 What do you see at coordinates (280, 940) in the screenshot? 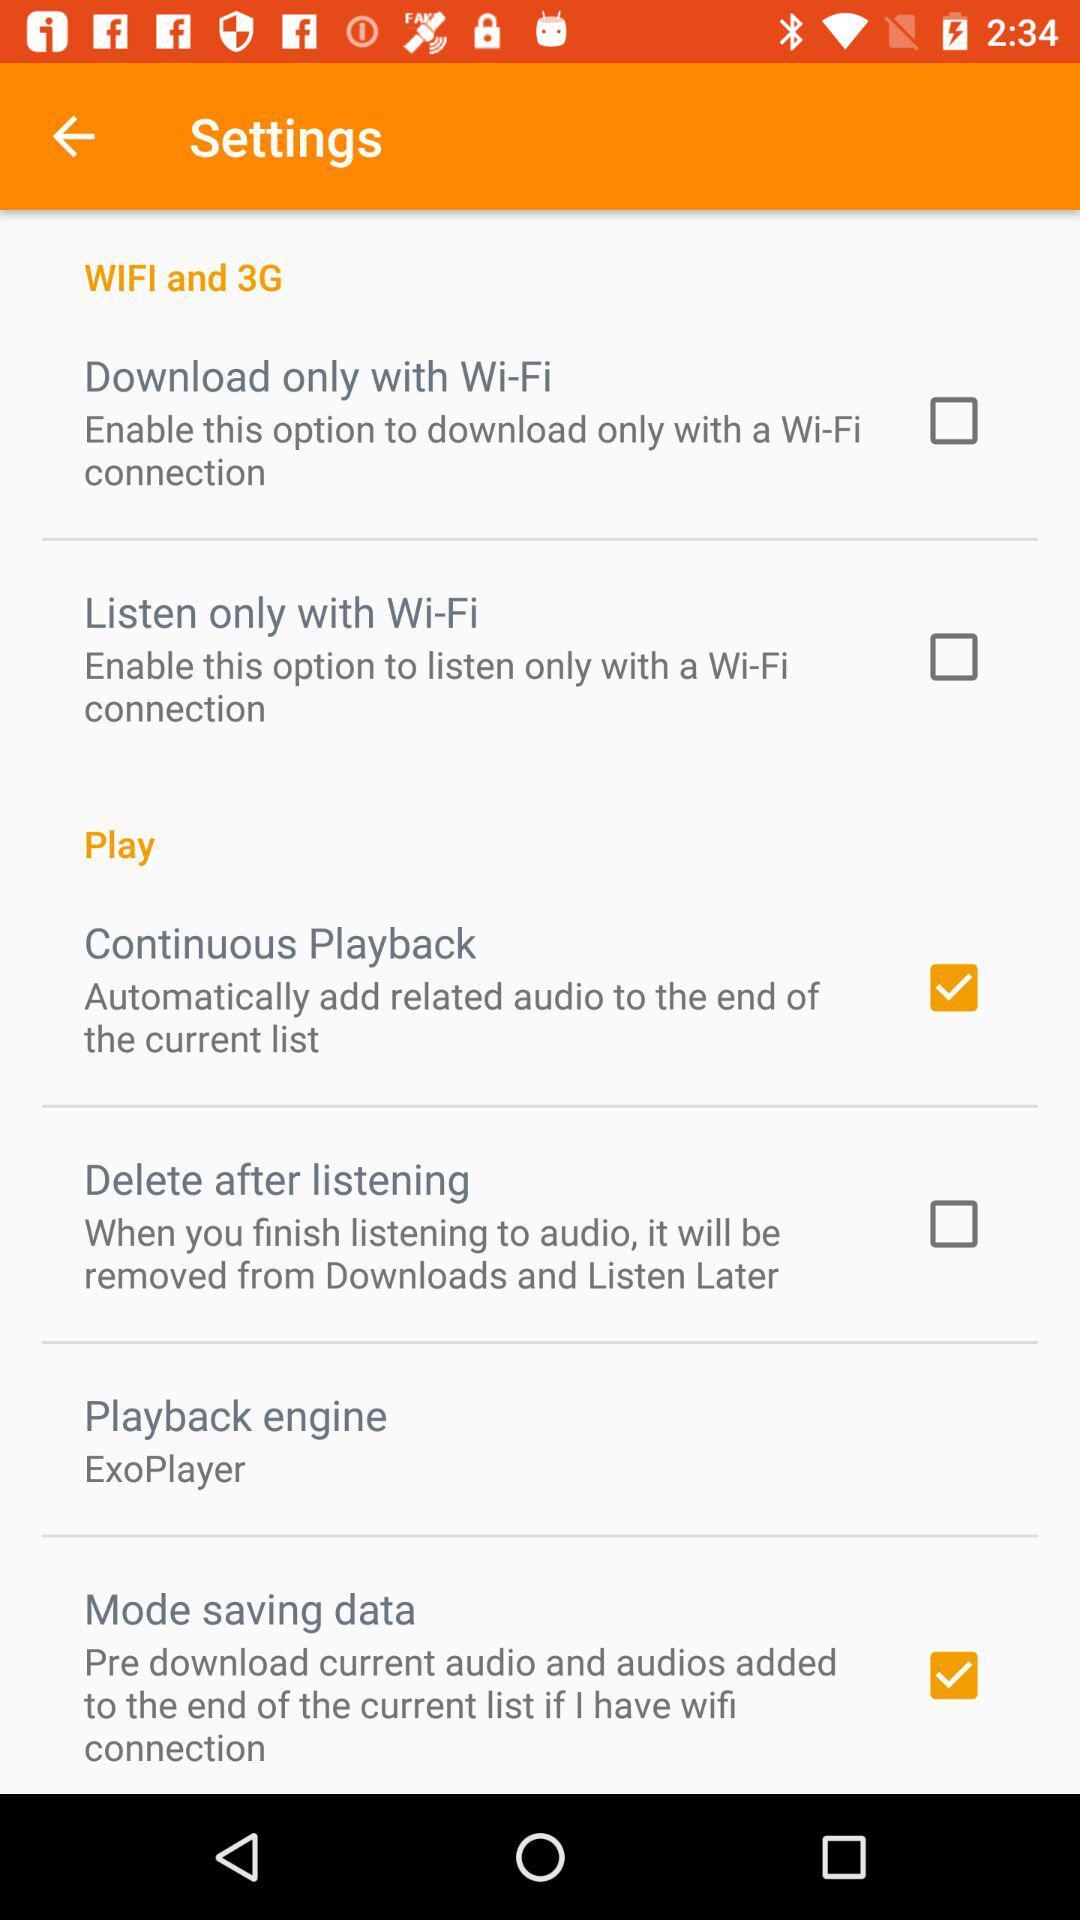
I see `continuous playback` at bounding box center [280, 940].